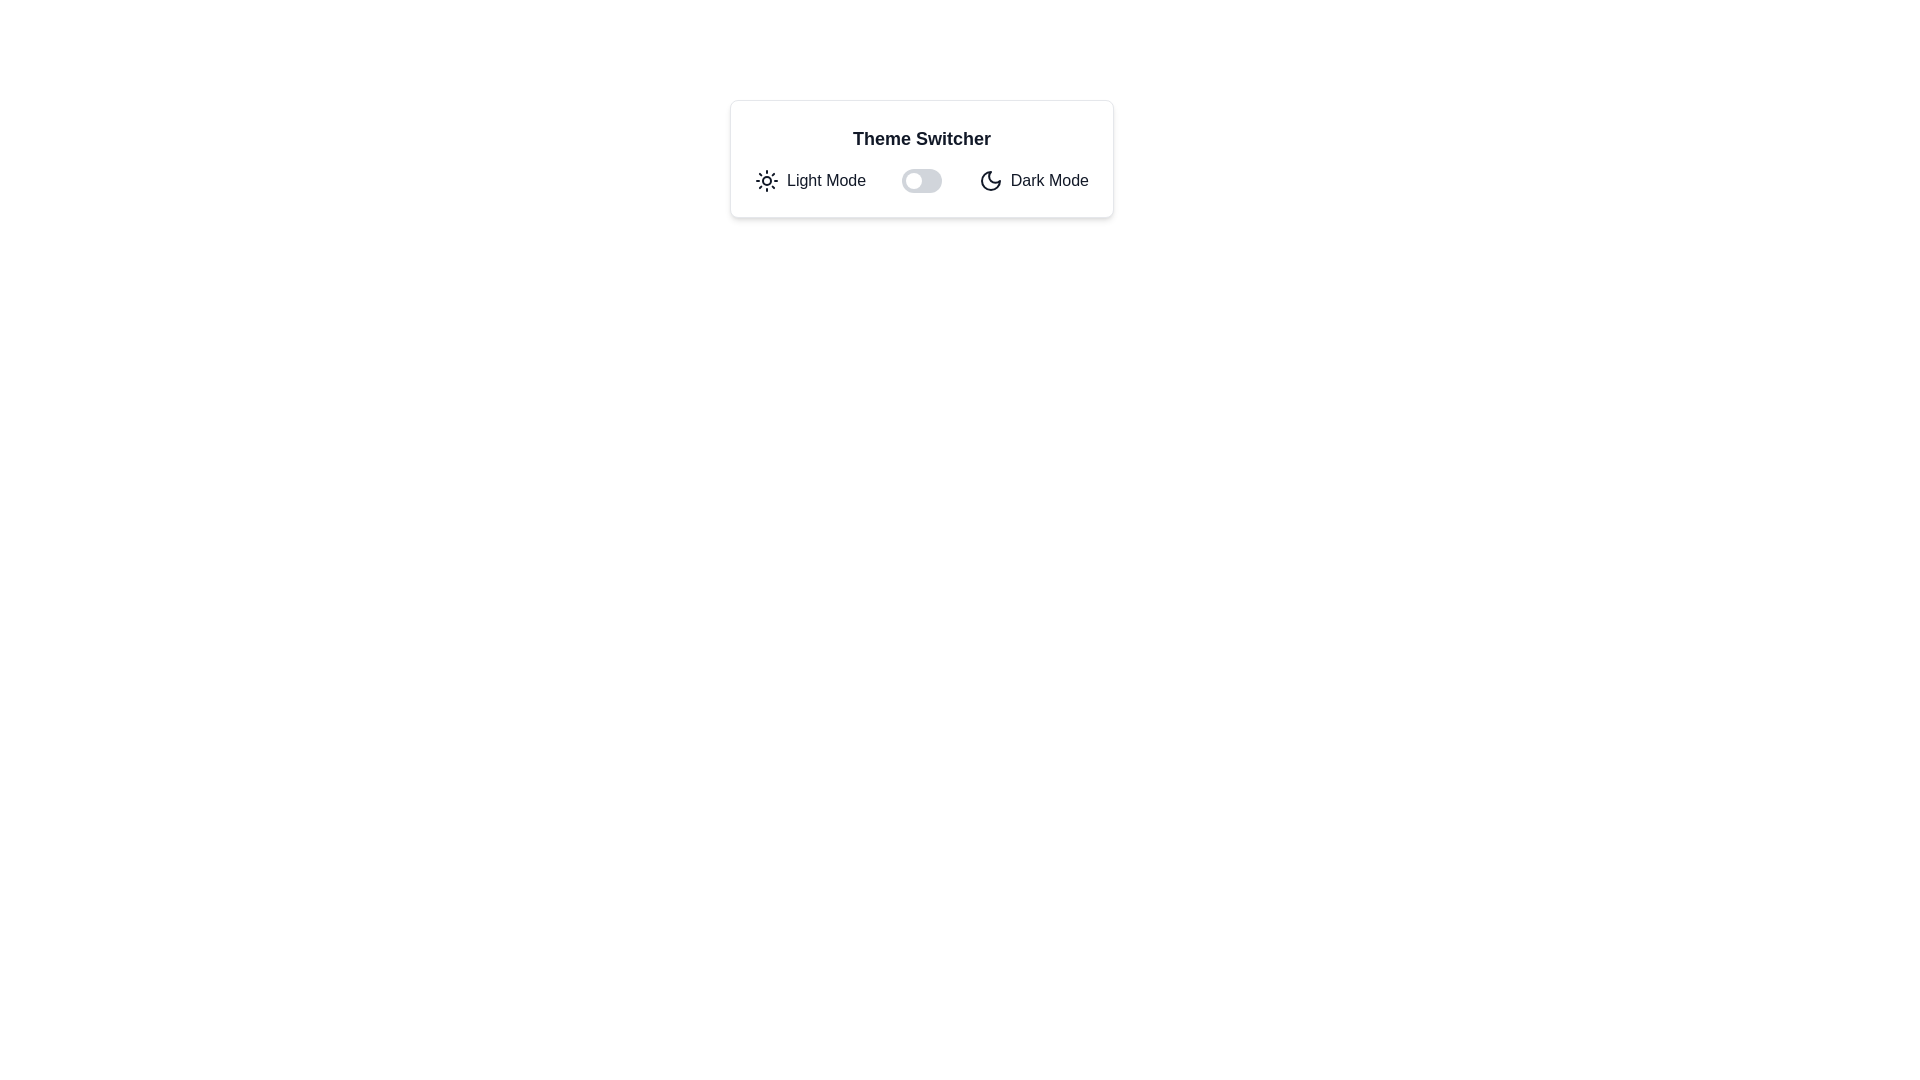  I want to click on the sun icon representing light mode, which is positioned next to the 'Light Mode' text in the 'Theme Switcher' section, so click(766, 181).